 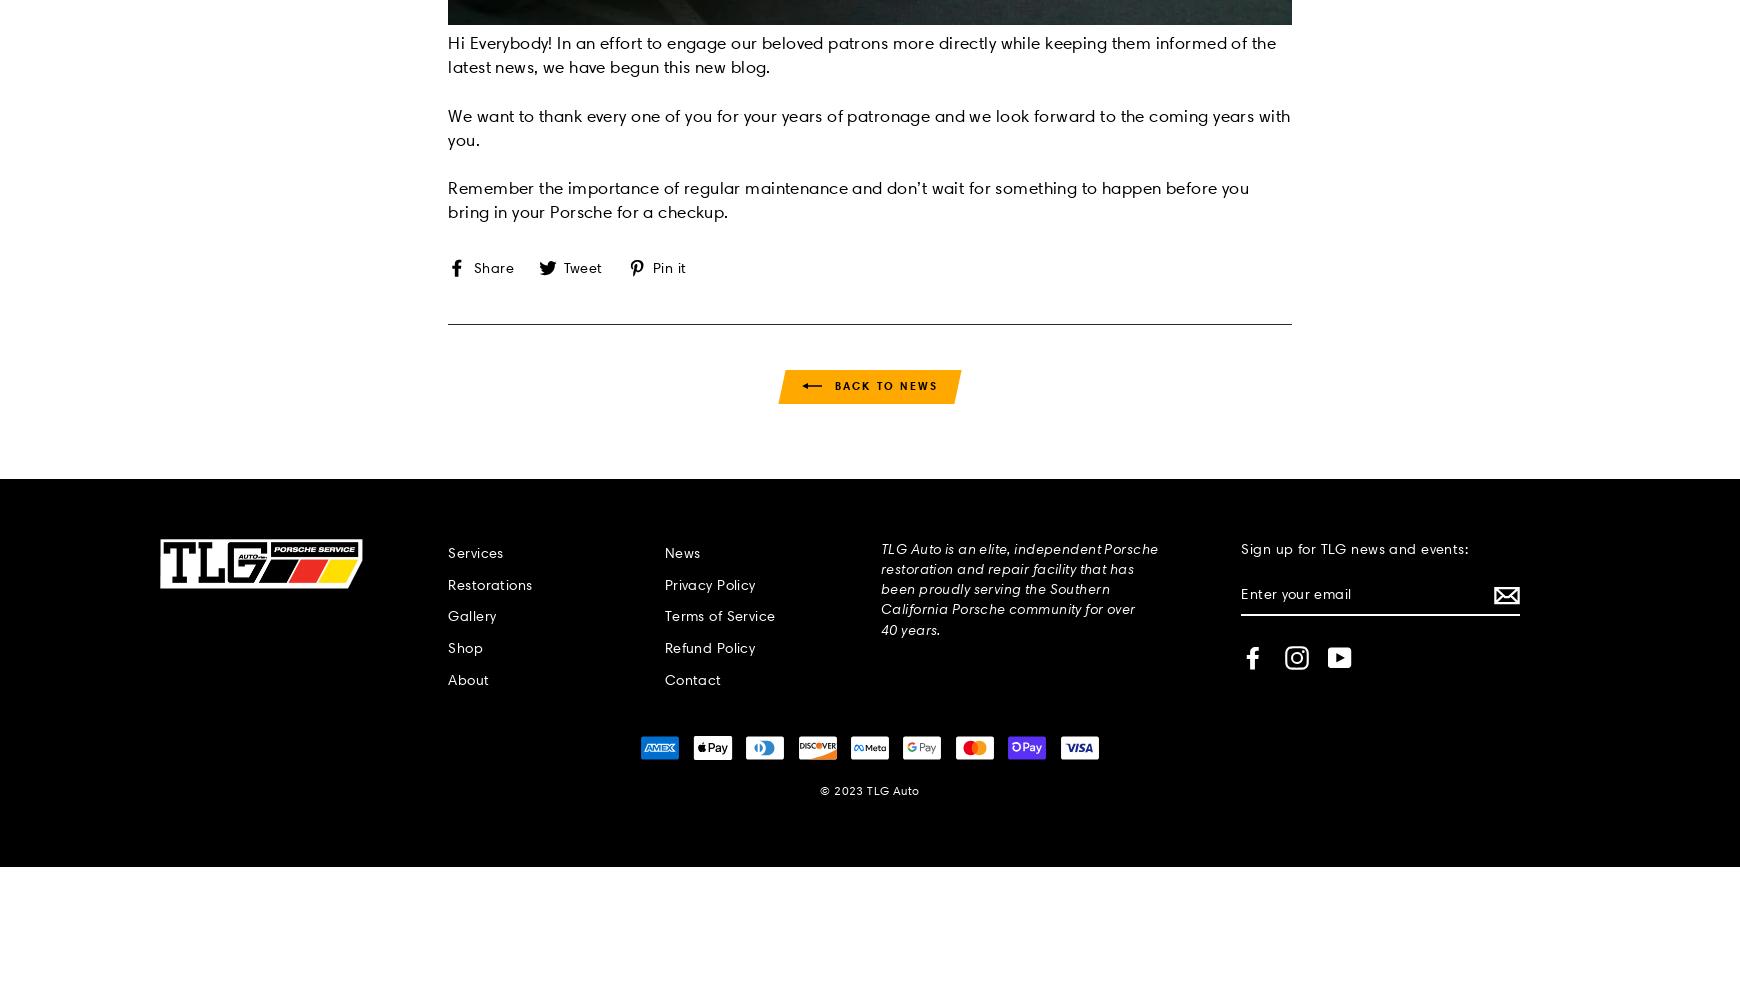 What do you see at coordinates (861, 54) in the screenshot?
I see `'Hi Everybody! In an effort to engage our beloved patrons more directly while keeping them informed of the latest news, we have begun this new blog.'` at bounding box center [861, 54].